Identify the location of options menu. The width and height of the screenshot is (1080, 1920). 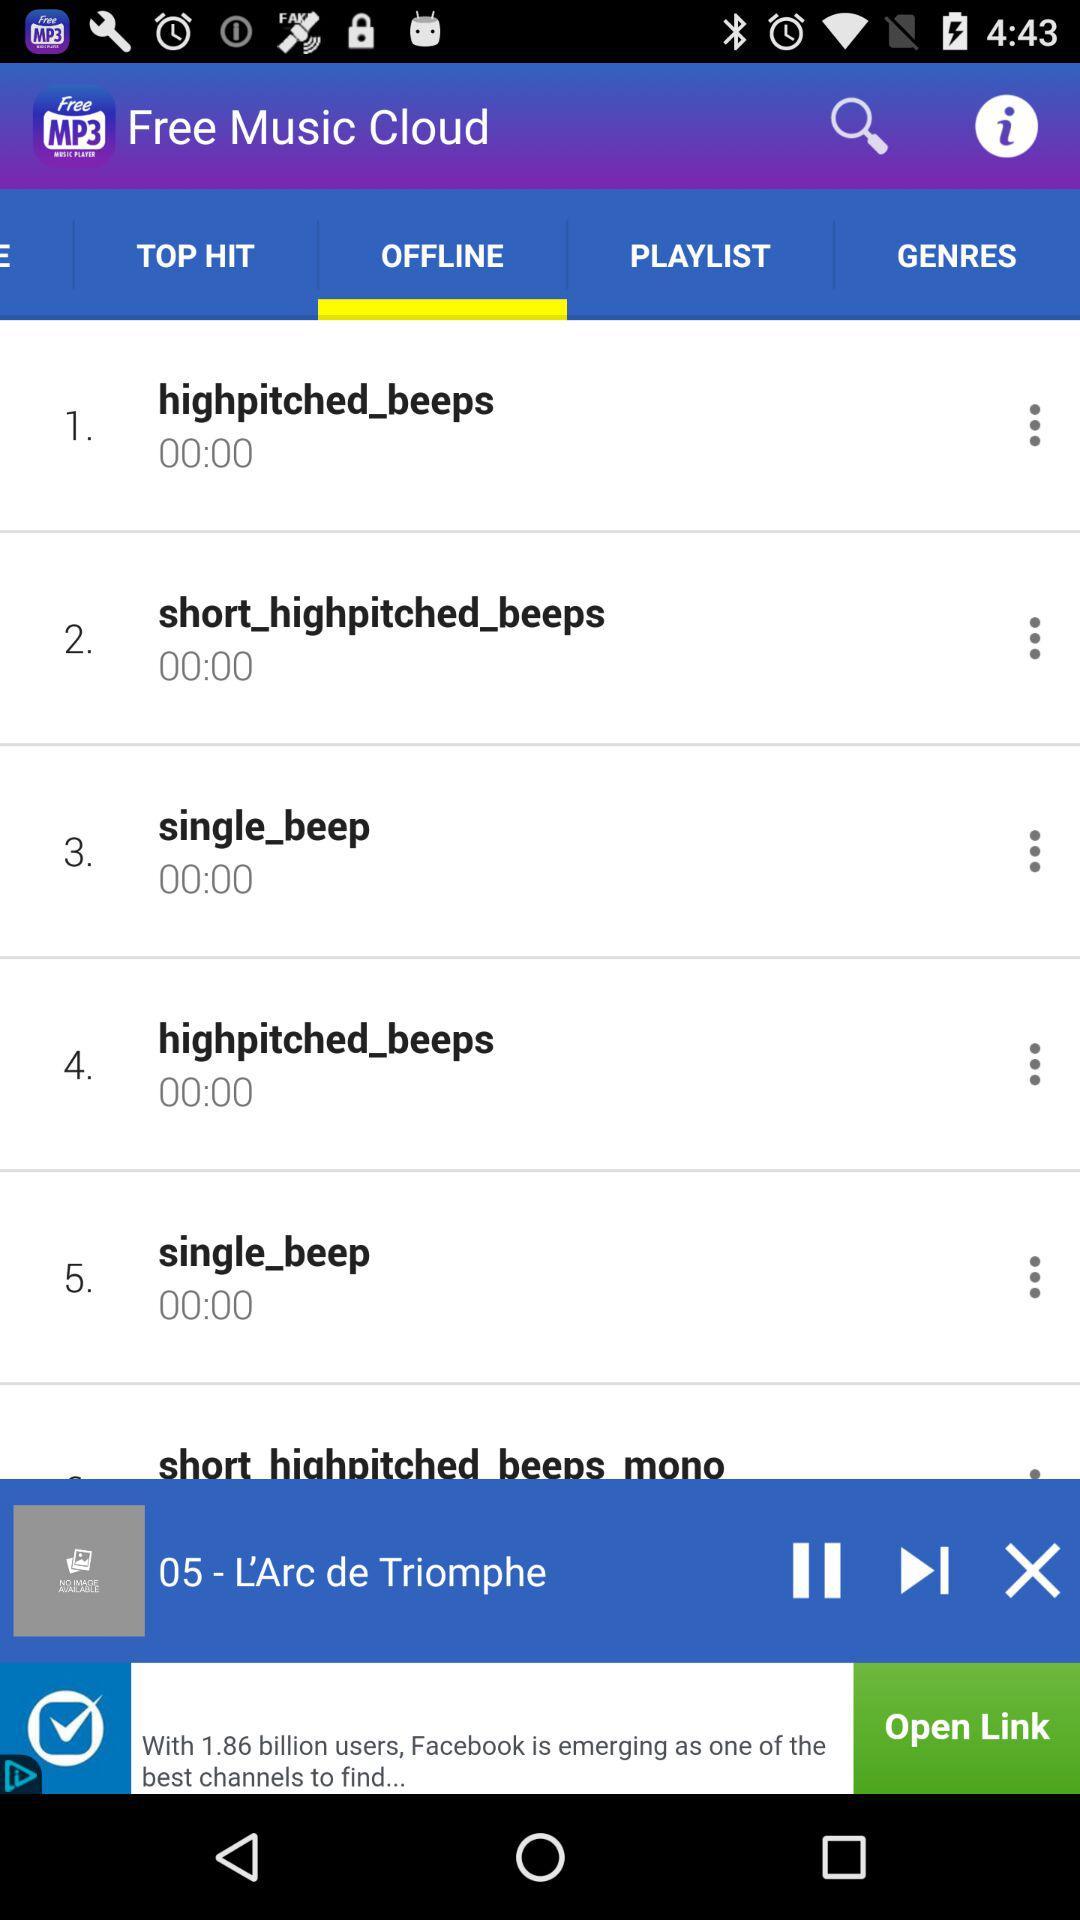
(1034, 851).